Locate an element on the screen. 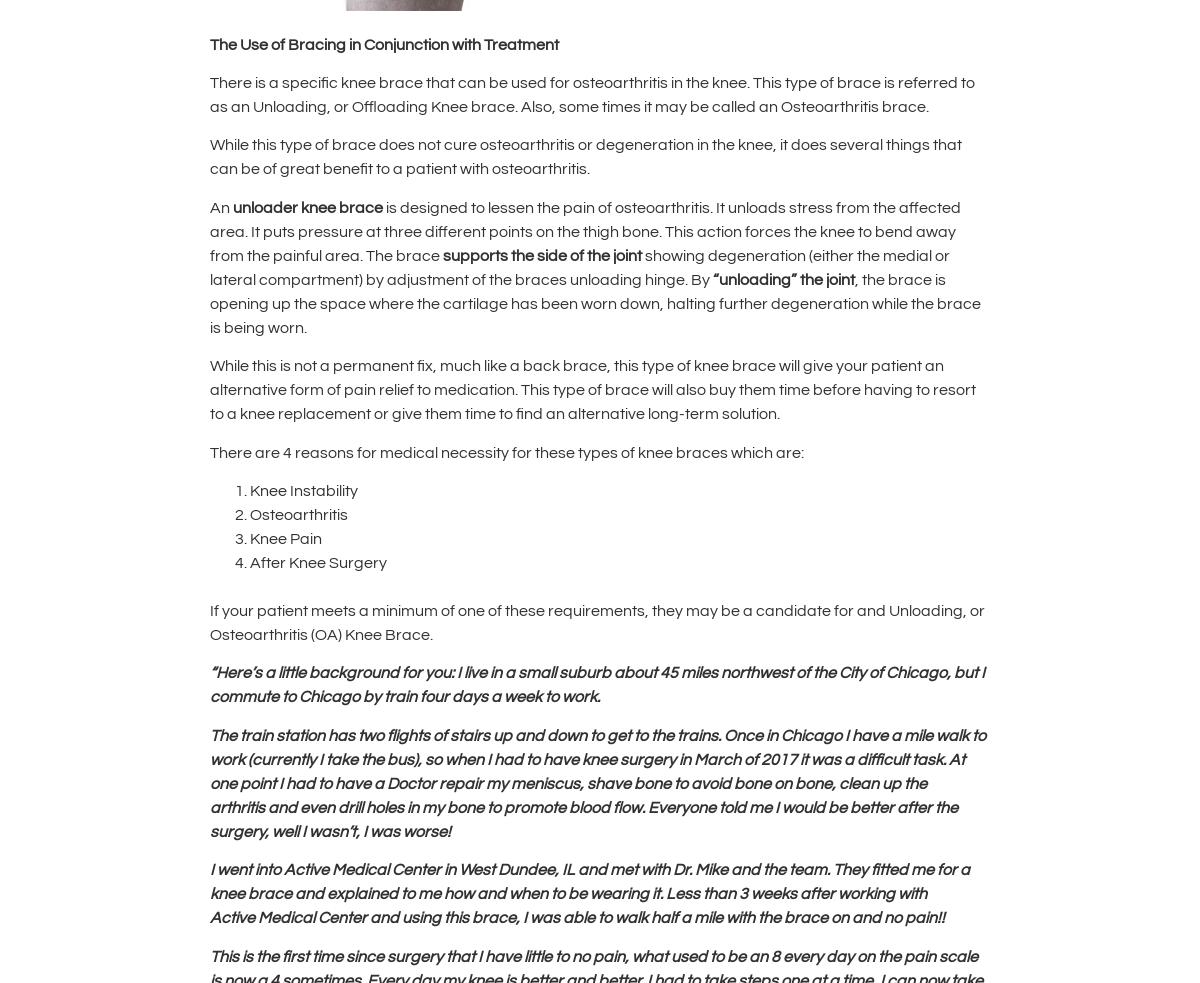  'There are 4 reasons for medical necessity for these types of knee braces which are:' is located at coordinates (506, 450).